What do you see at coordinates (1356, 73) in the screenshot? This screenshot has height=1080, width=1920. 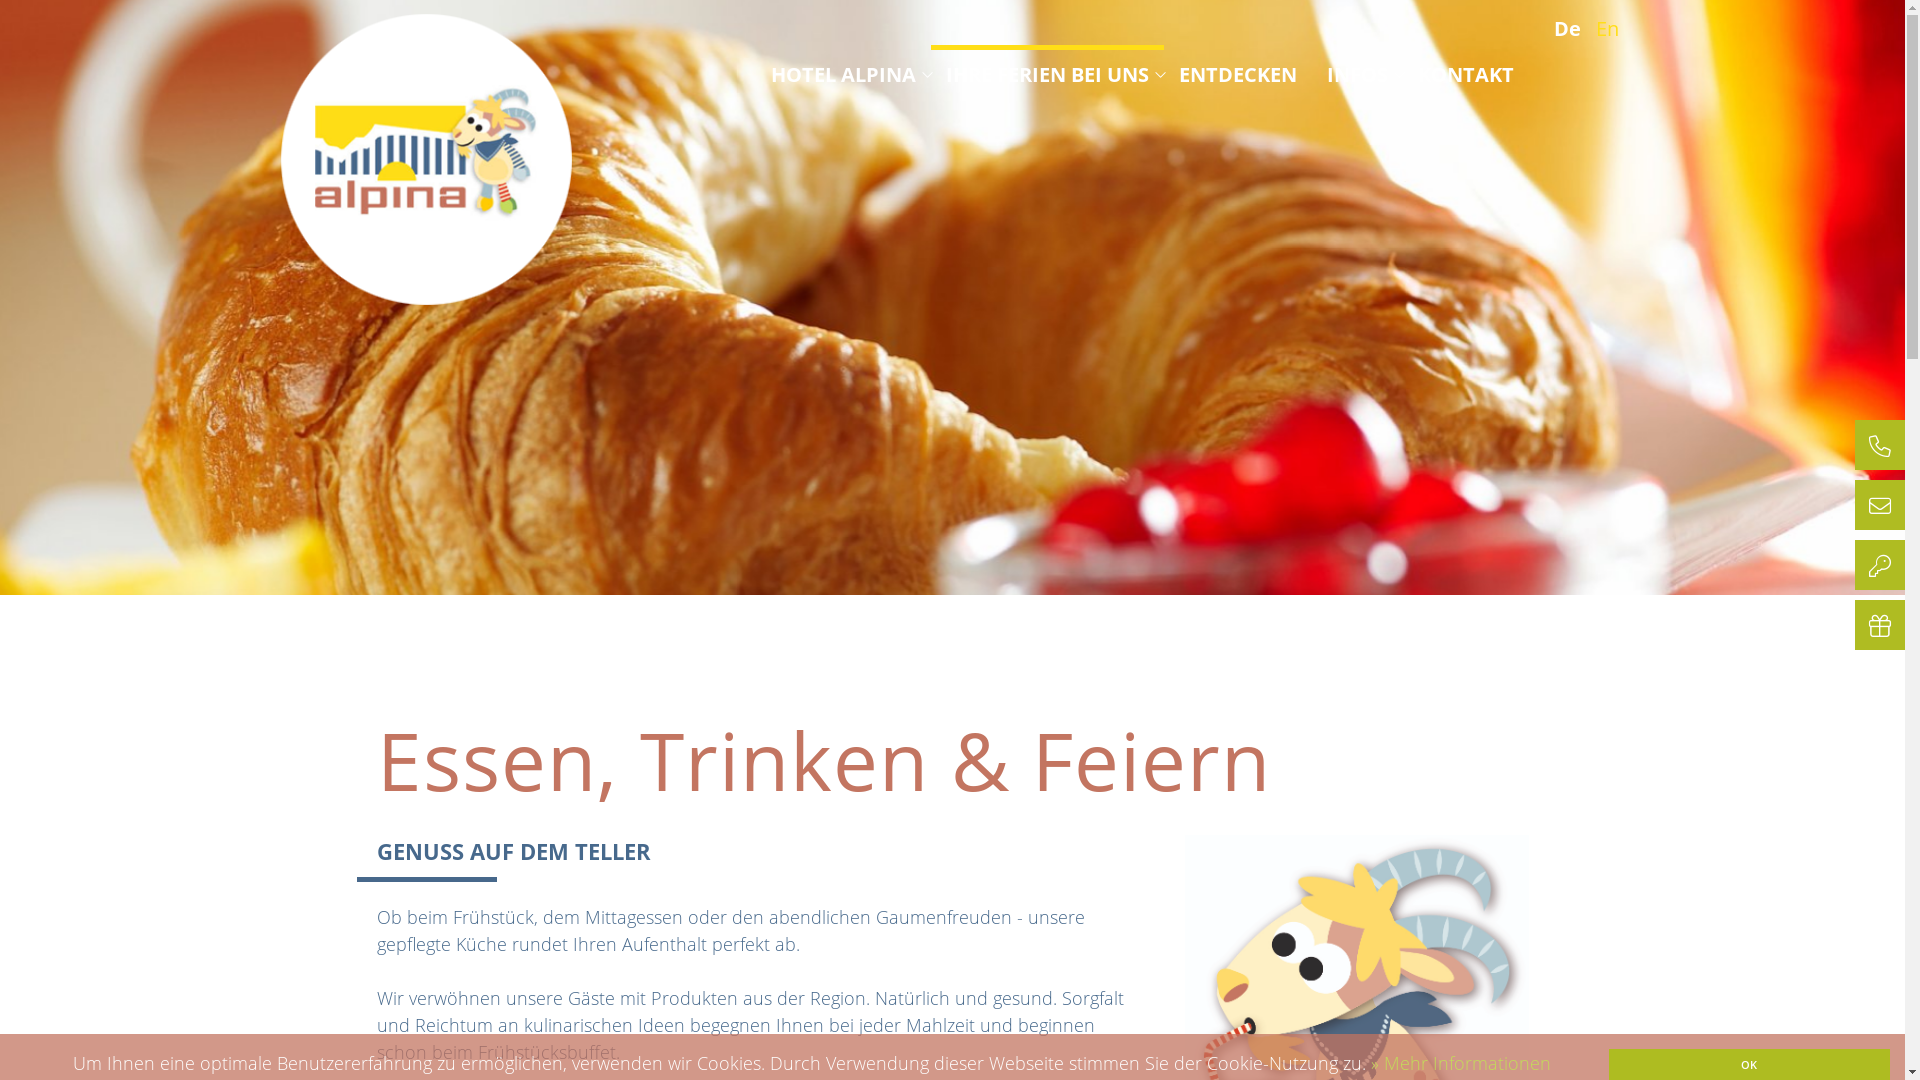 I see `'INFOS'` at bounding box center [1356, 73].